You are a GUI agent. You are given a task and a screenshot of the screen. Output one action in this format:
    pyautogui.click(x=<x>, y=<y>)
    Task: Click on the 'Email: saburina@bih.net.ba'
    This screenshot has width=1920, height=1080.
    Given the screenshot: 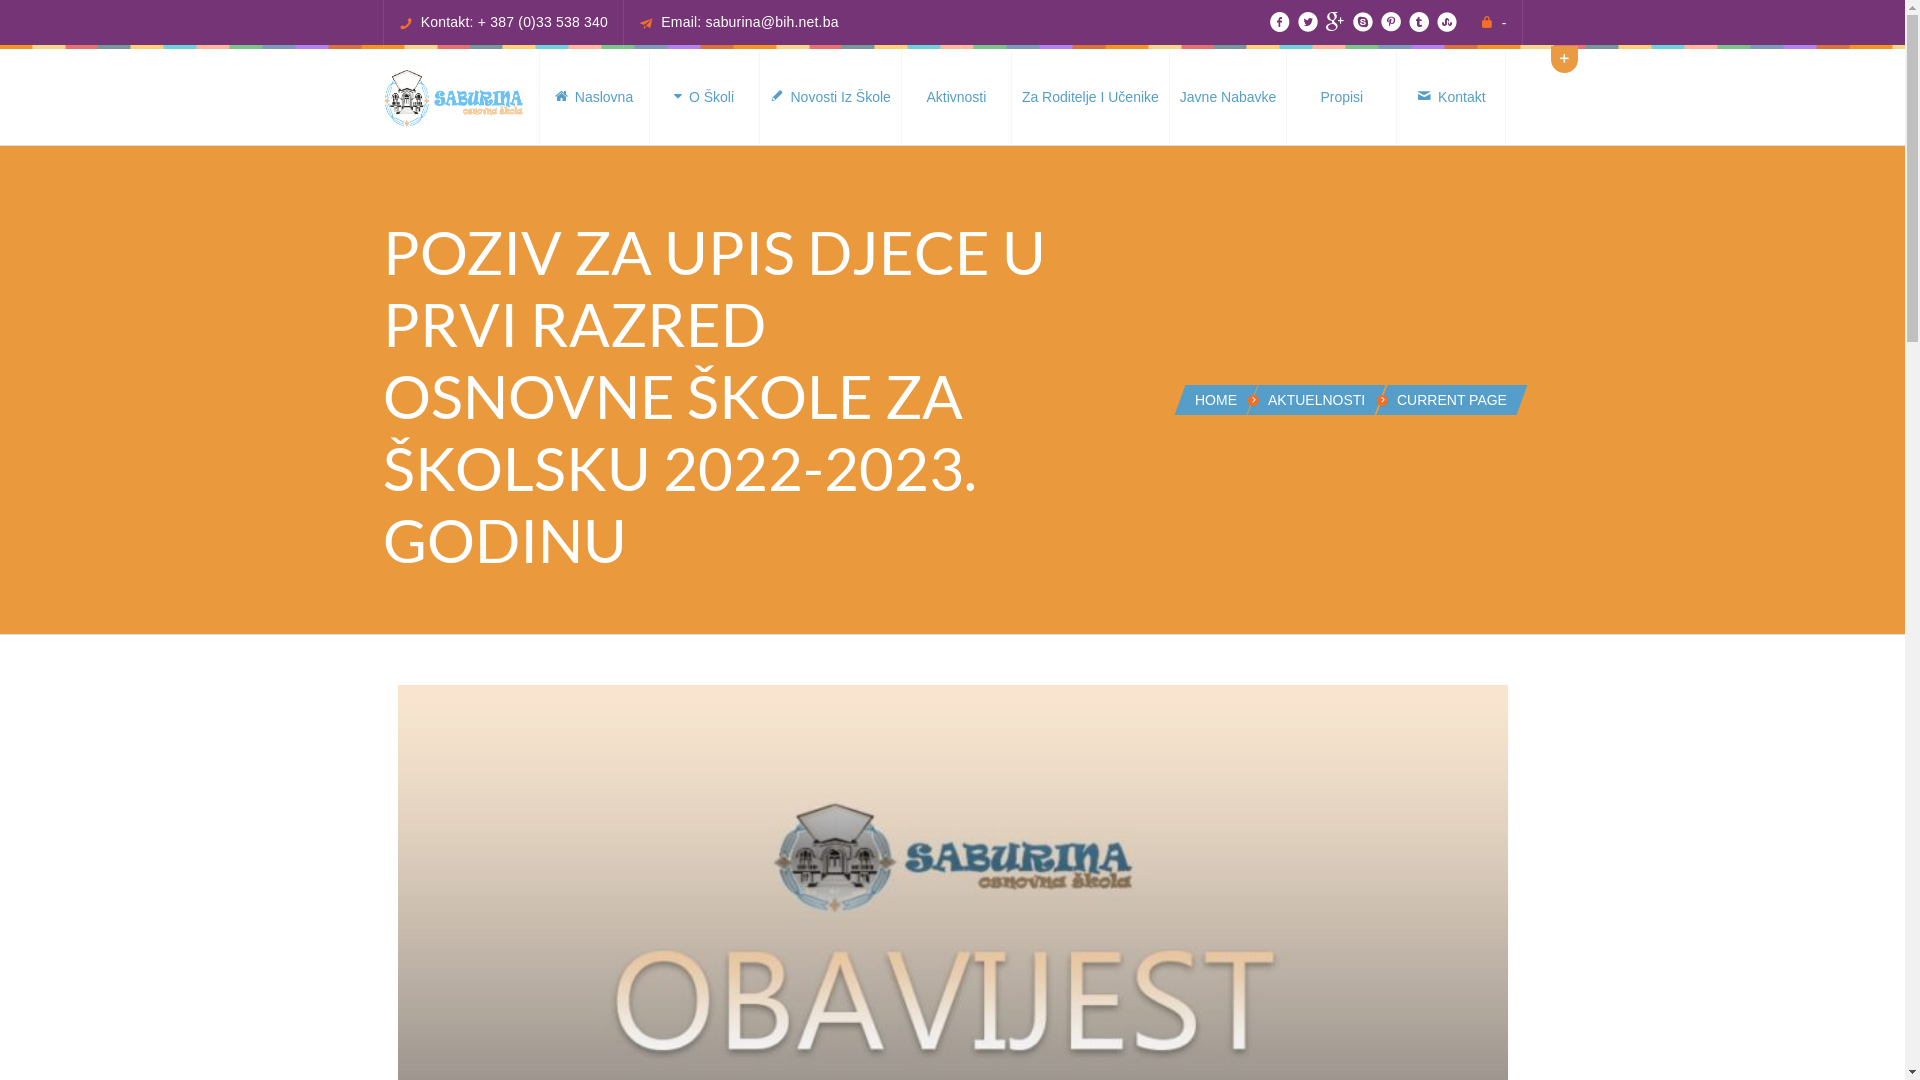 What is the action you would take?
    pyautogui.click(x=748, y=22)
    